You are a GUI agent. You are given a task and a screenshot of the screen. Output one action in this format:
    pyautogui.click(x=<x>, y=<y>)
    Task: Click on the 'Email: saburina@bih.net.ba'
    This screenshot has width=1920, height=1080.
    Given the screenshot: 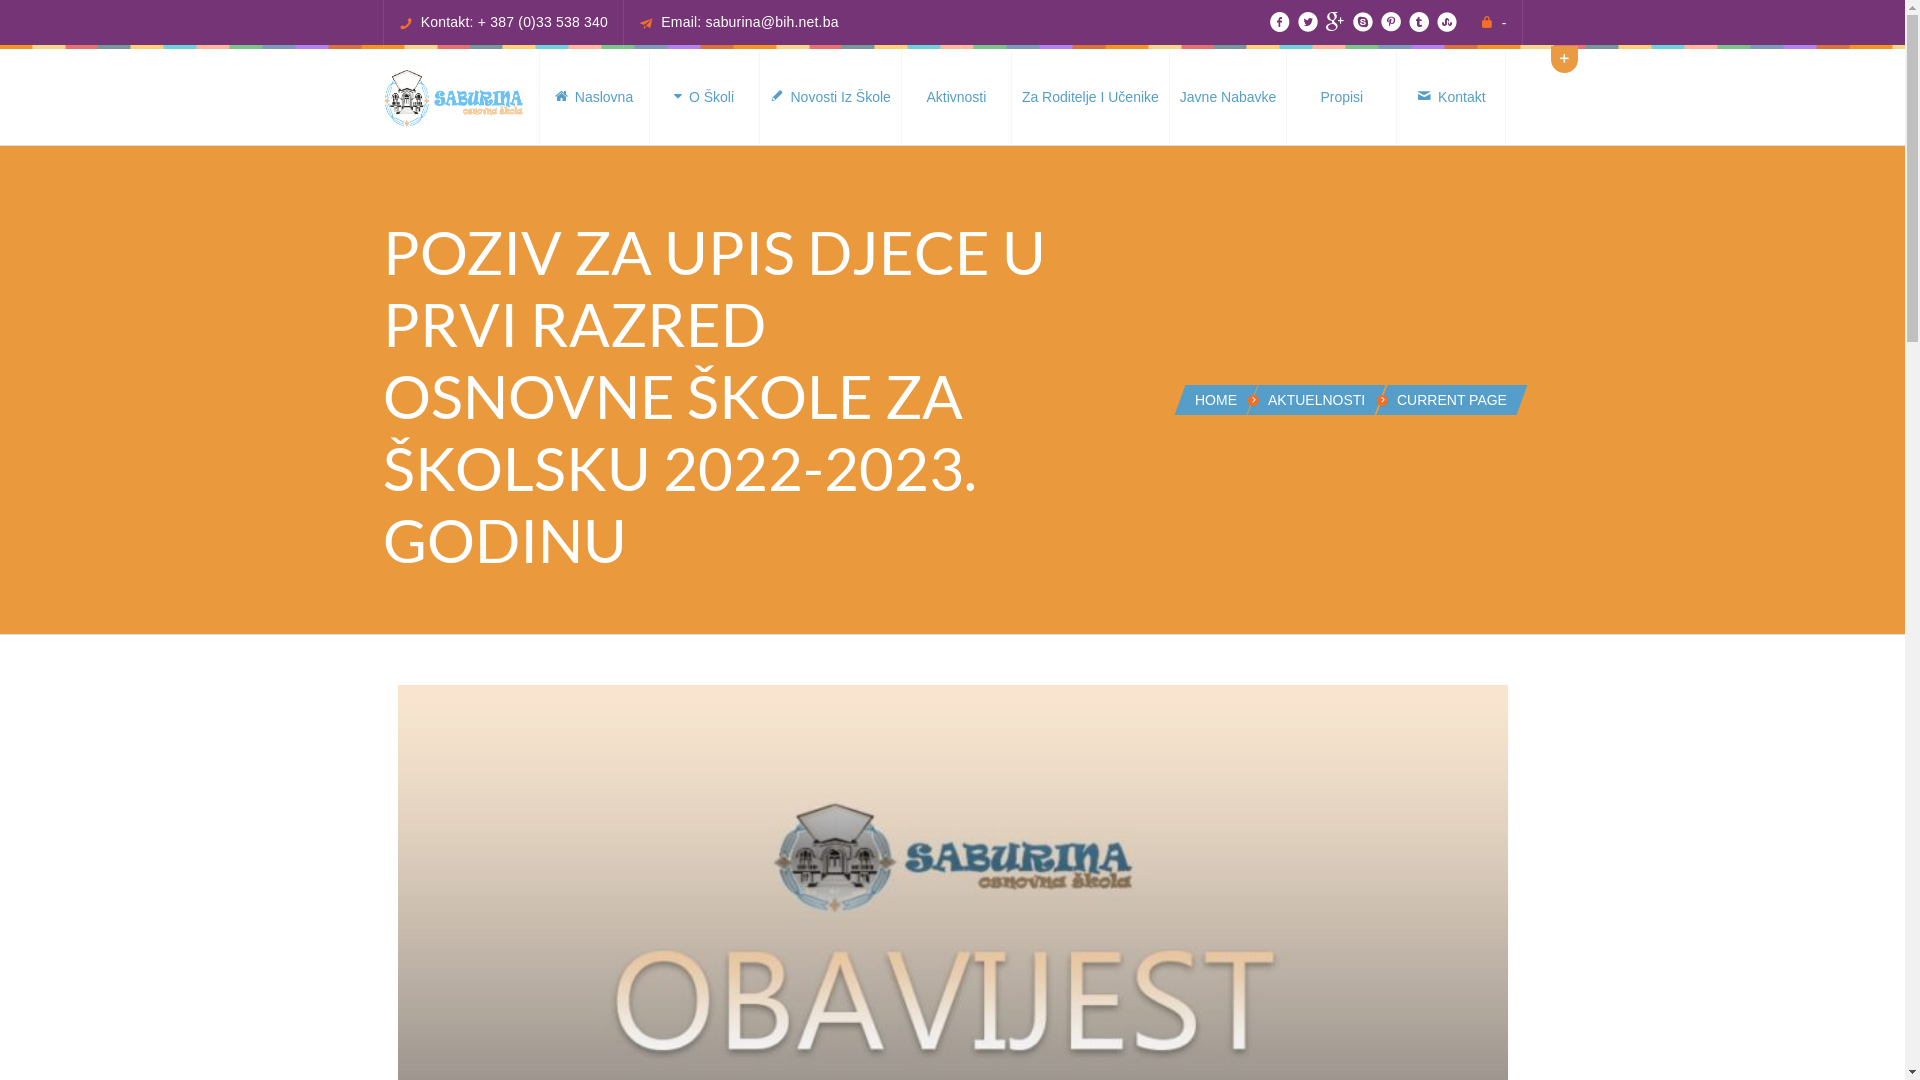 What is the action you would take?
    pyautogui.click(x=748, y=22)
    